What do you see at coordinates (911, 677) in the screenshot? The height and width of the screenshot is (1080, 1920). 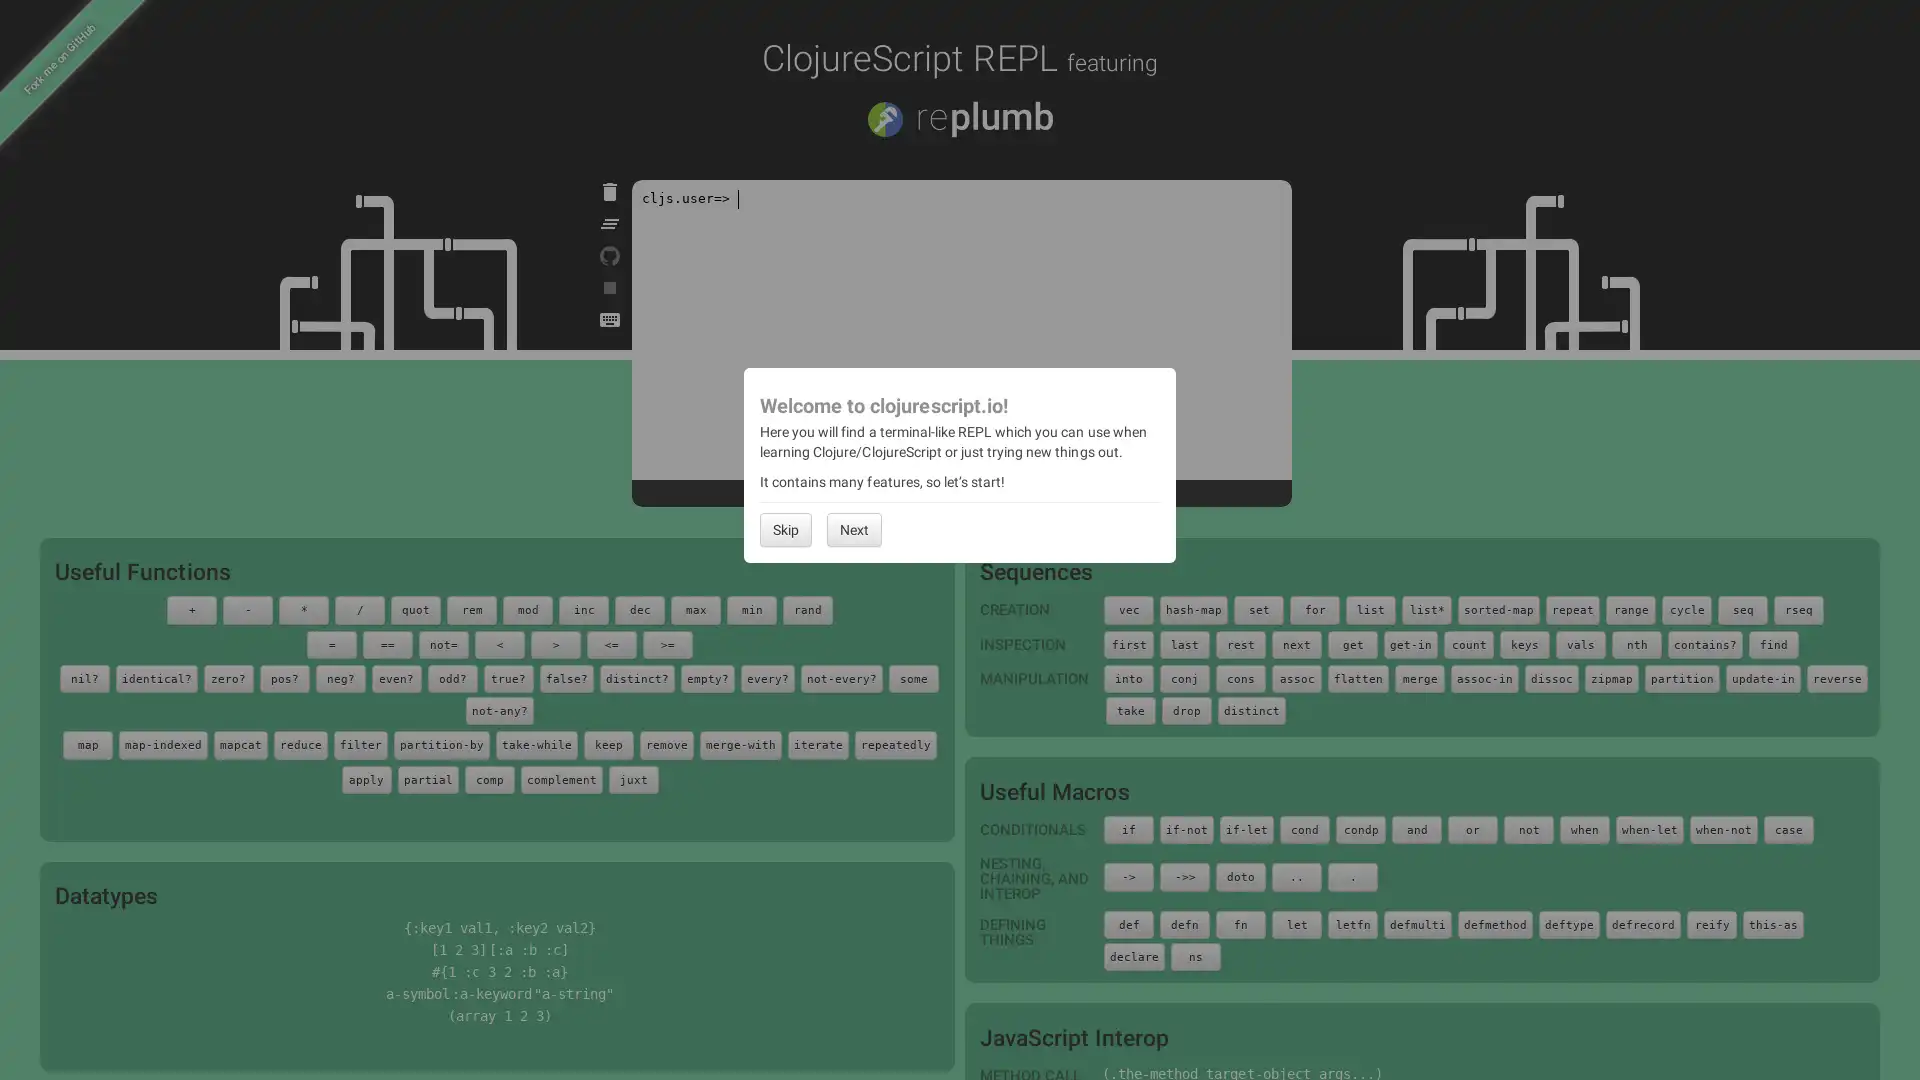 I see `some` at bounding box center [911, 677].